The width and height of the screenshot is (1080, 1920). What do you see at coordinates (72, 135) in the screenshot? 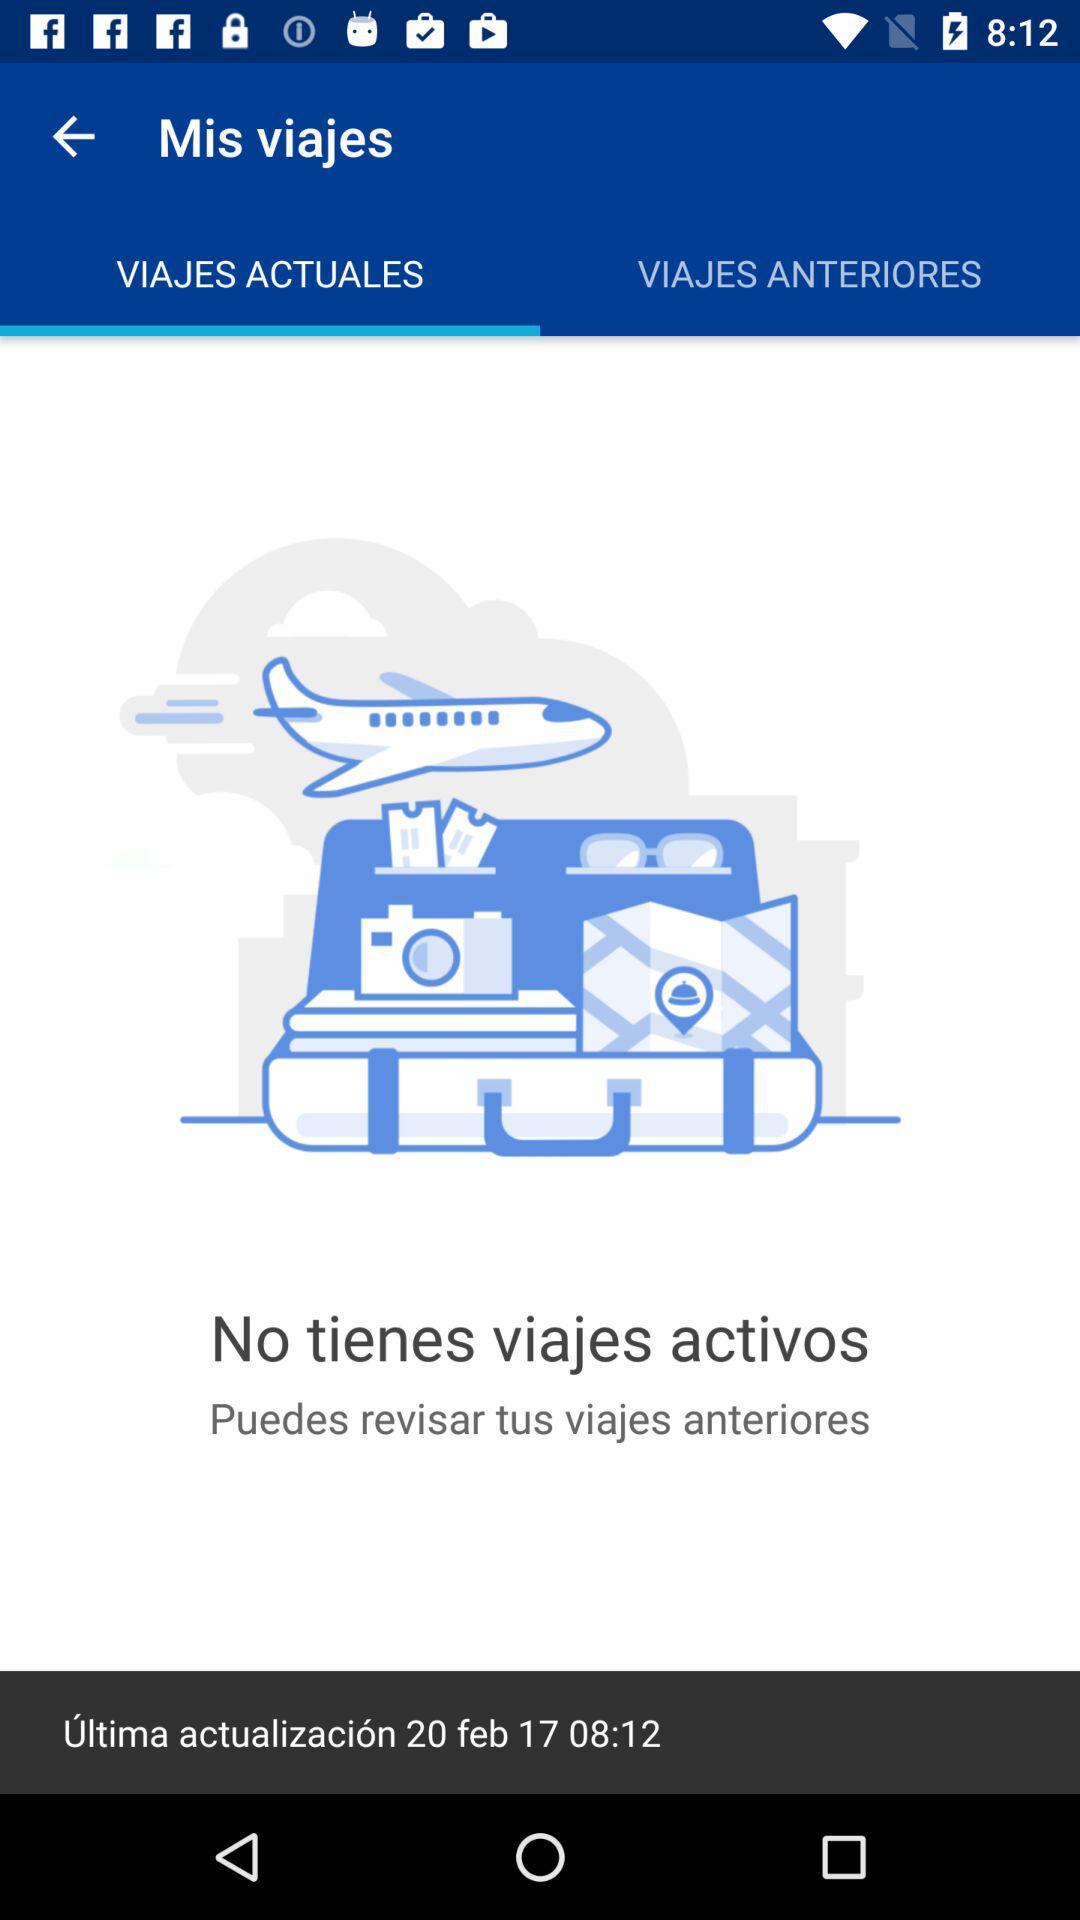
I see `app next to mis viajes app` at bounding box center [72, 135].